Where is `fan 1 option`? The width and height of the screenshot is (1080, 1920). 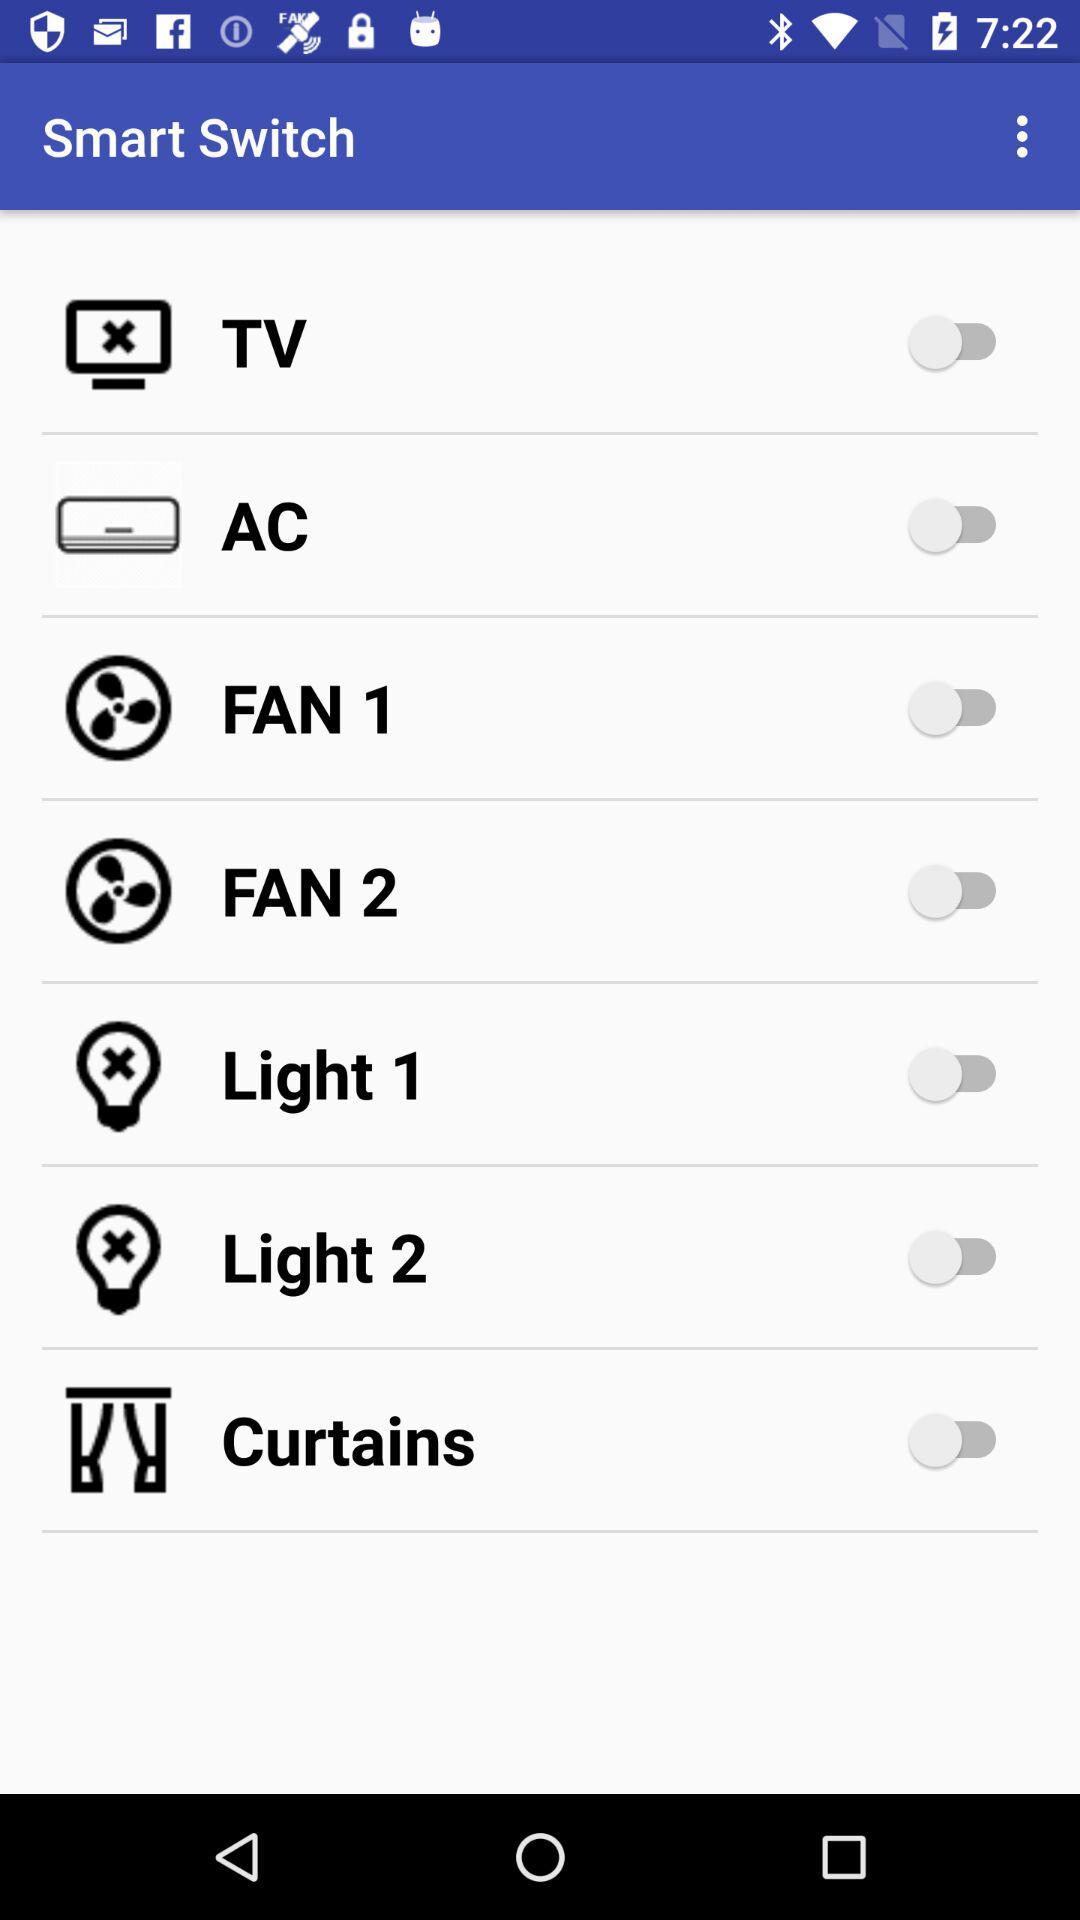
fan 1 option is located at coordinates (961, 708).